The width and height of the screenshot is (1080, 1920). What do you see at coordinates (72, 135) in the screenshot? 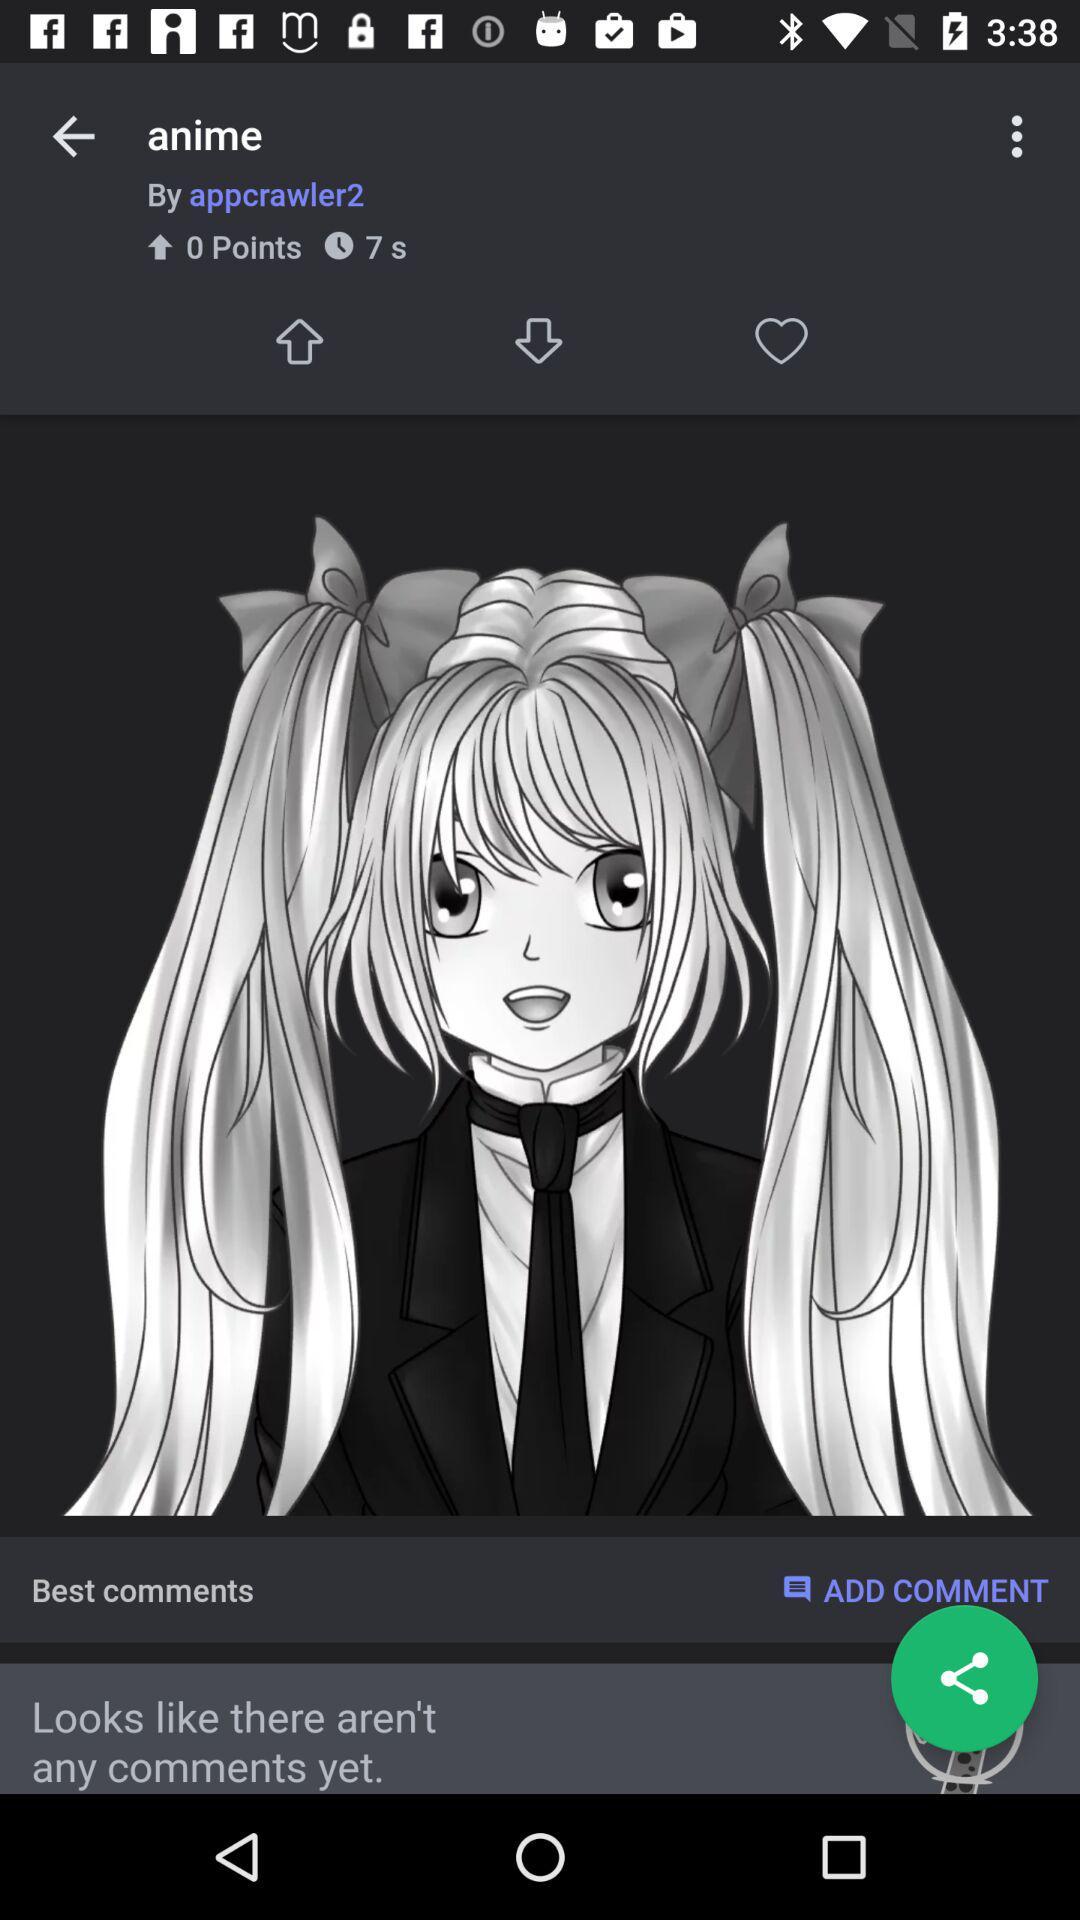
I see `previous` at bounding box center [72, 135].